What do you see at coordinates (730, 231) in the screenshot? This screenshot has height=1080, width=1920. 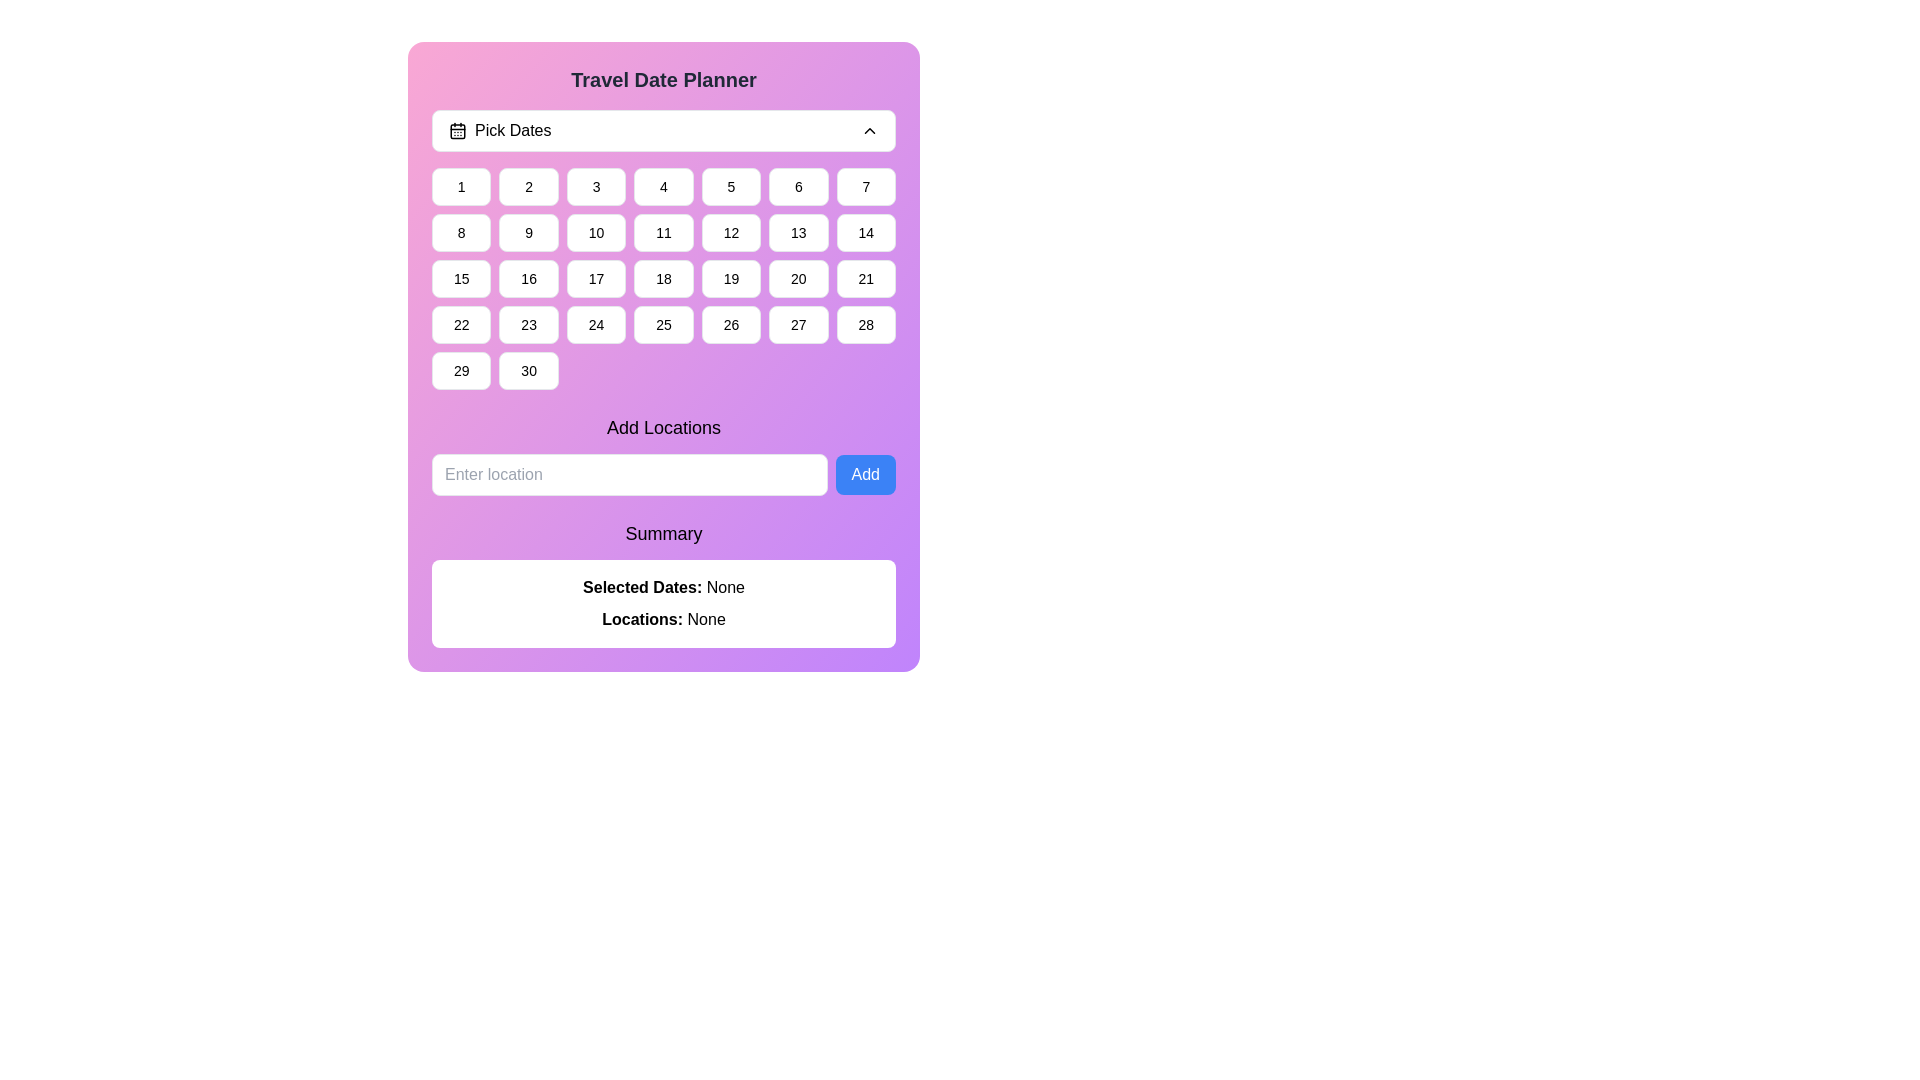 I see `the rectangular button with rounded corners that has a black numeral '12' centered inside, located in the second row and sixth column of the grid layout in the date picker section` at bounding box center [730, 231].